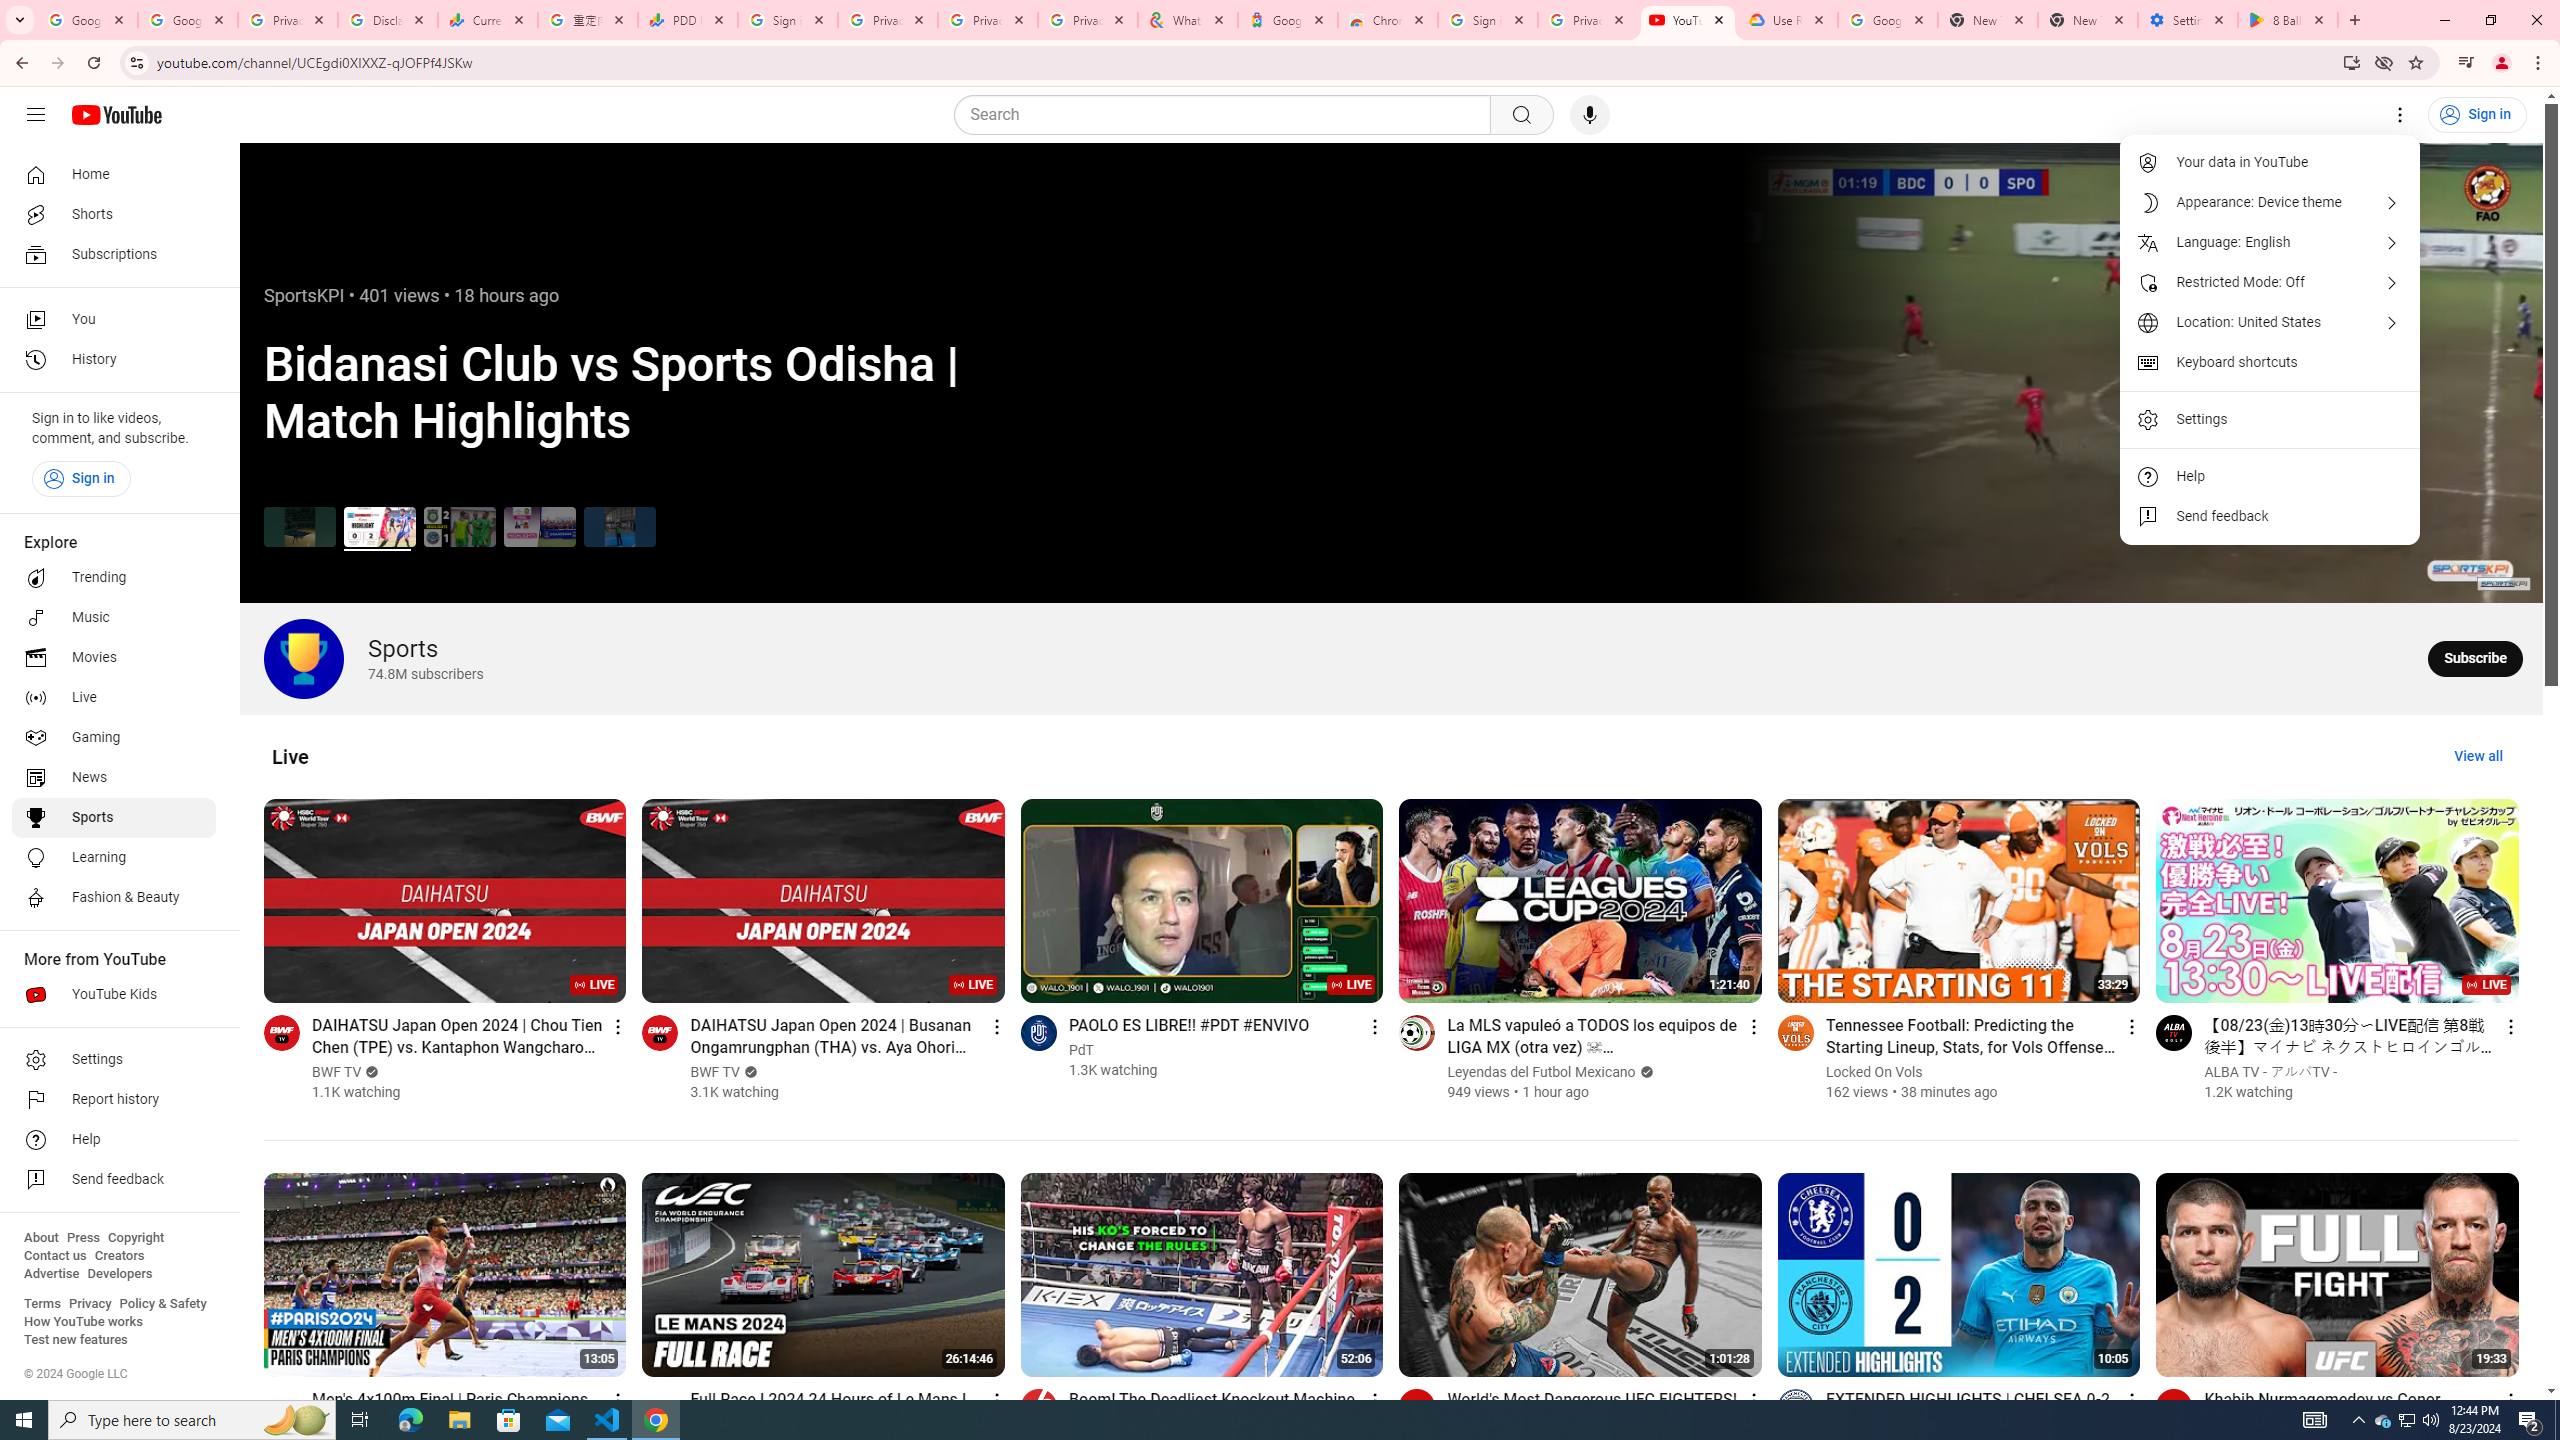 The image size is (2560, 1440). Describe the element at coordinates (2270, 161) in the screenshot. I see `'Your data in YouTube'` at that location.